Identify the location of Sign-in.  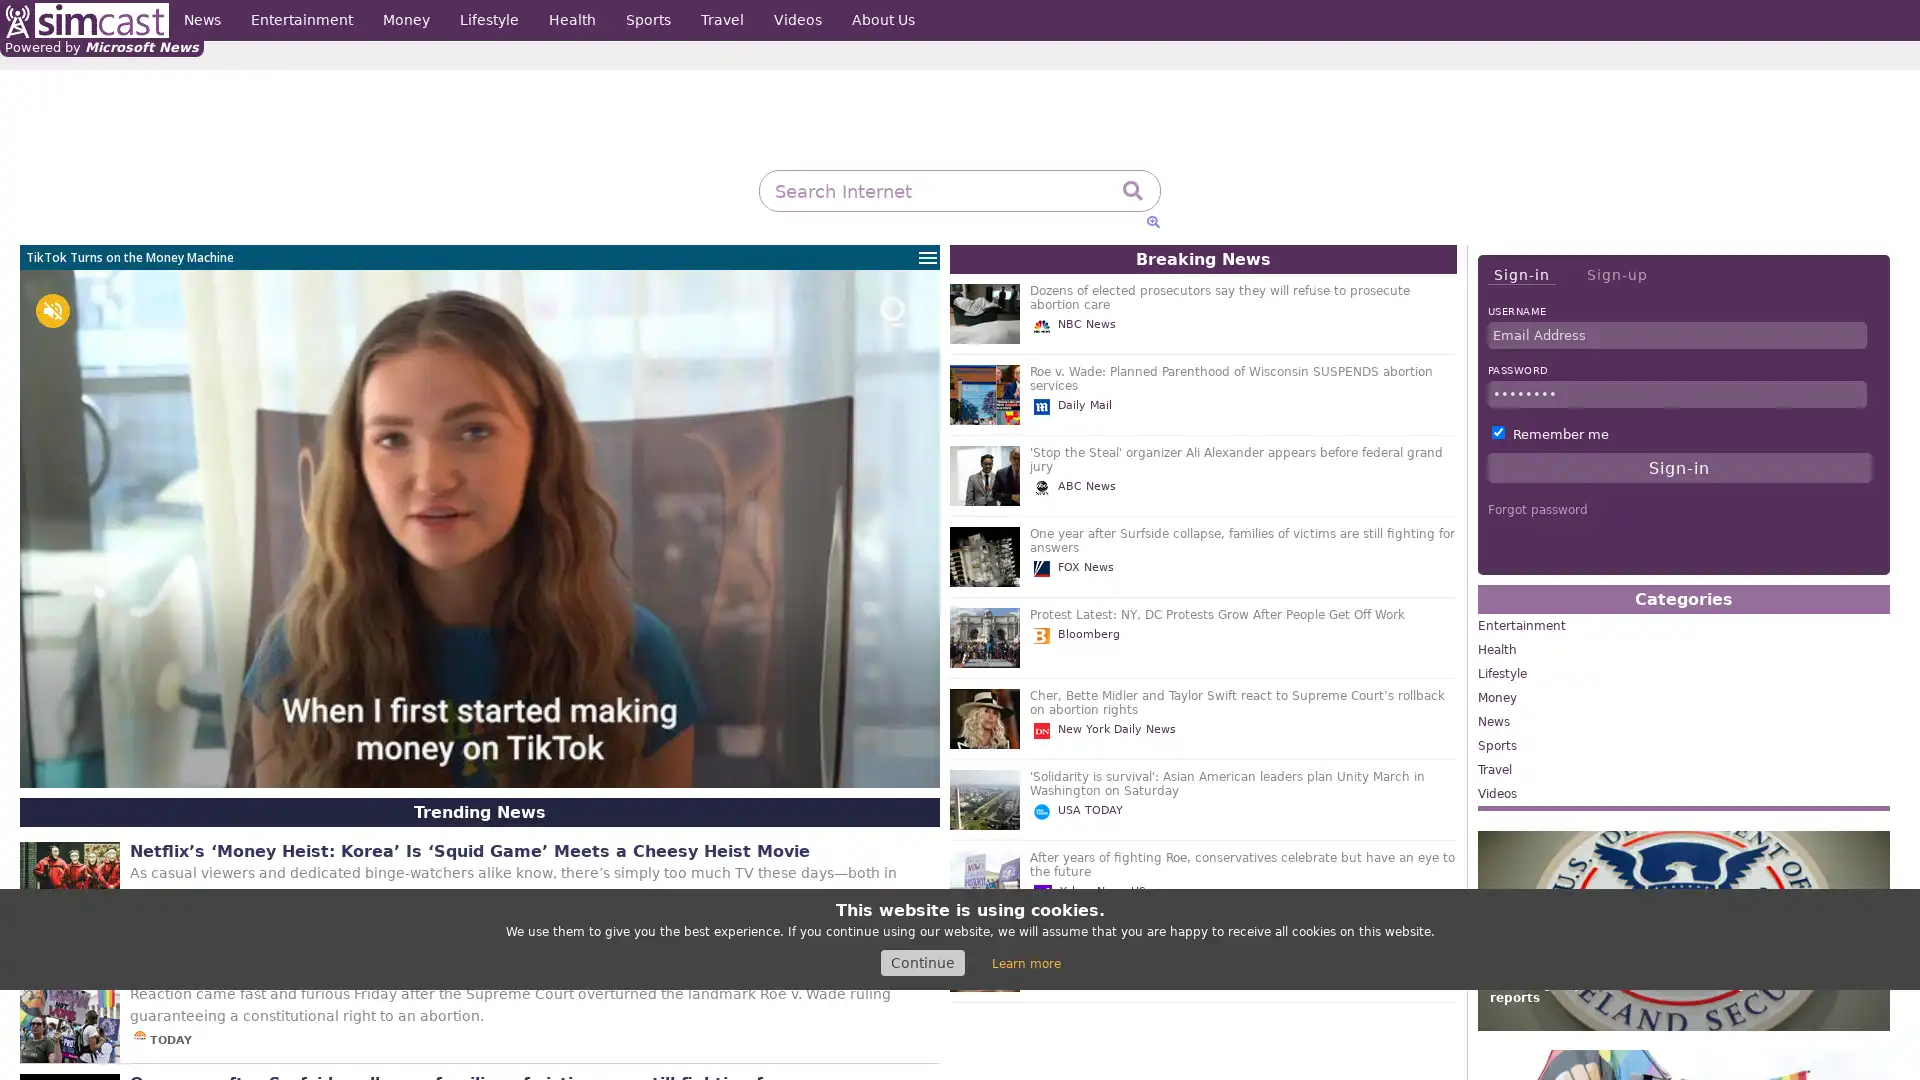
(1679, 467).